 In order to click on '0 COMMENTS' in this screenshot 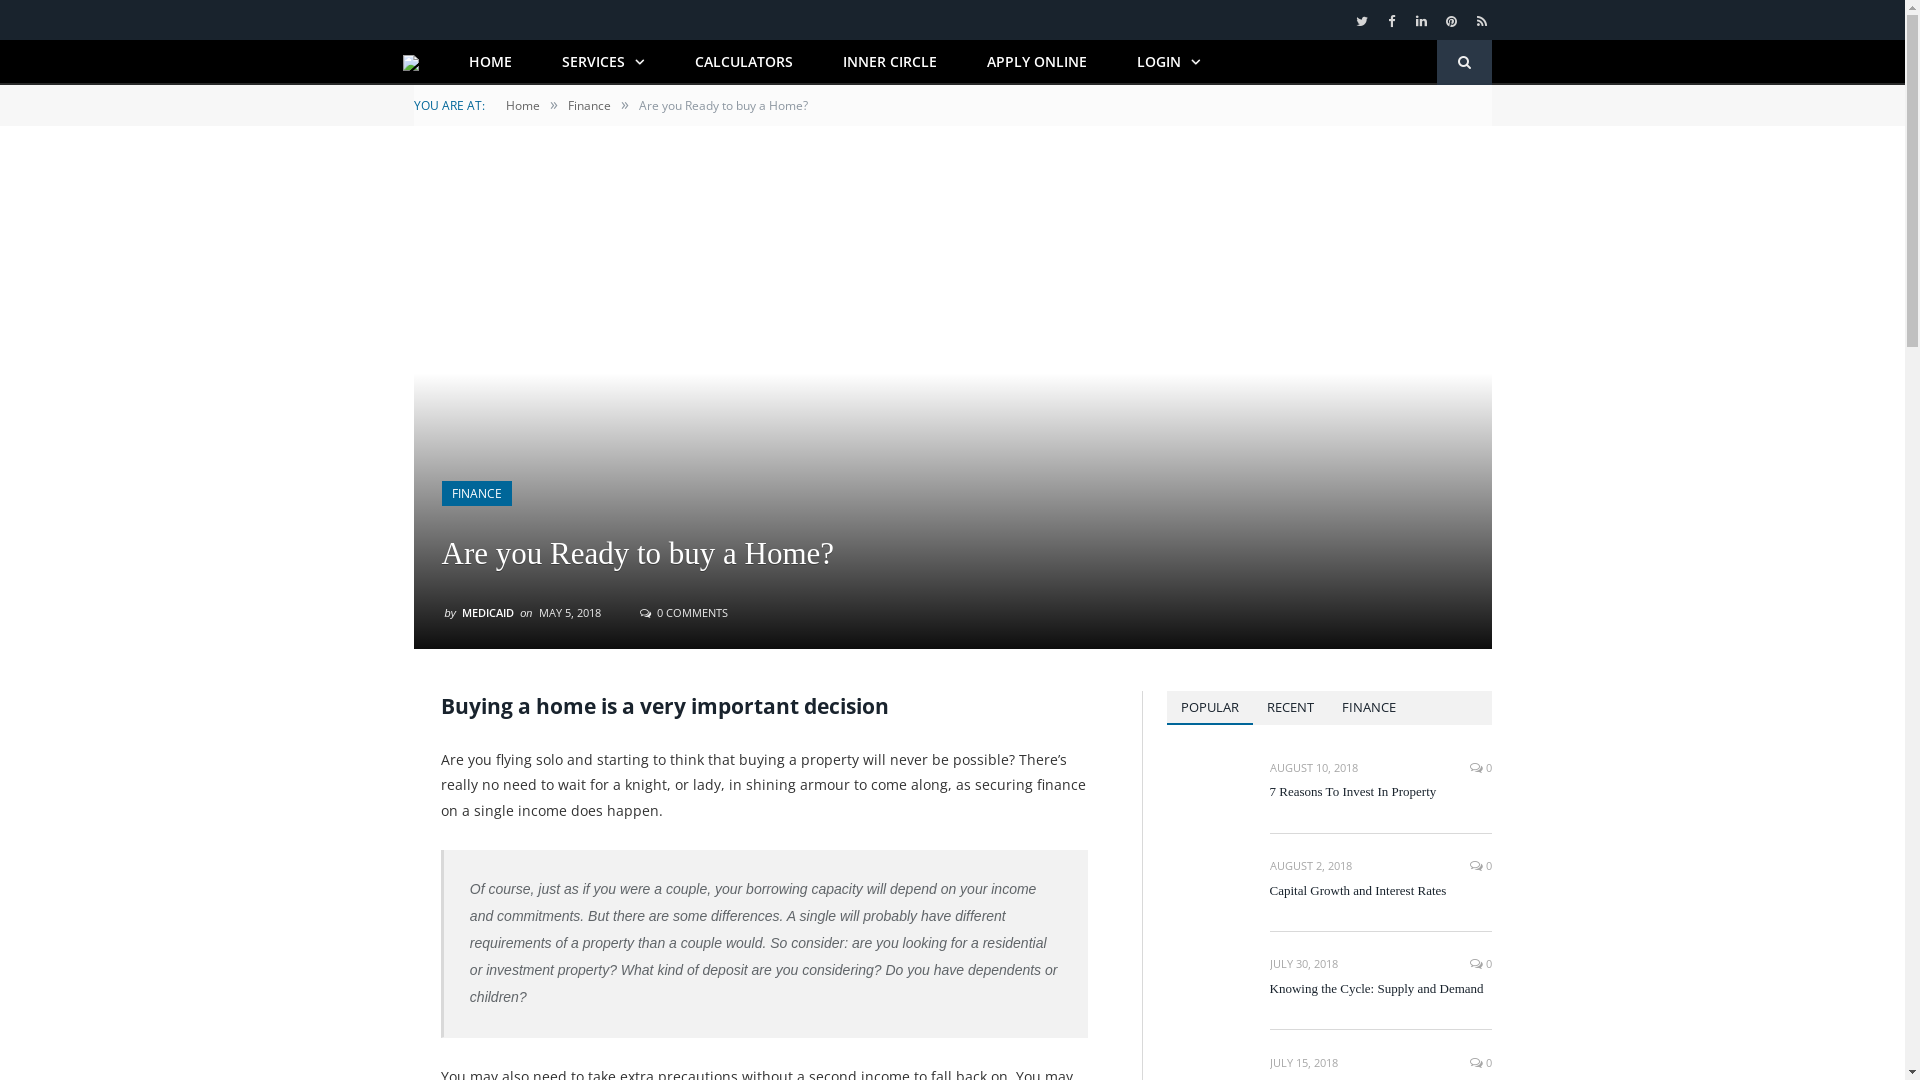, I will do `click(684, 610)`.